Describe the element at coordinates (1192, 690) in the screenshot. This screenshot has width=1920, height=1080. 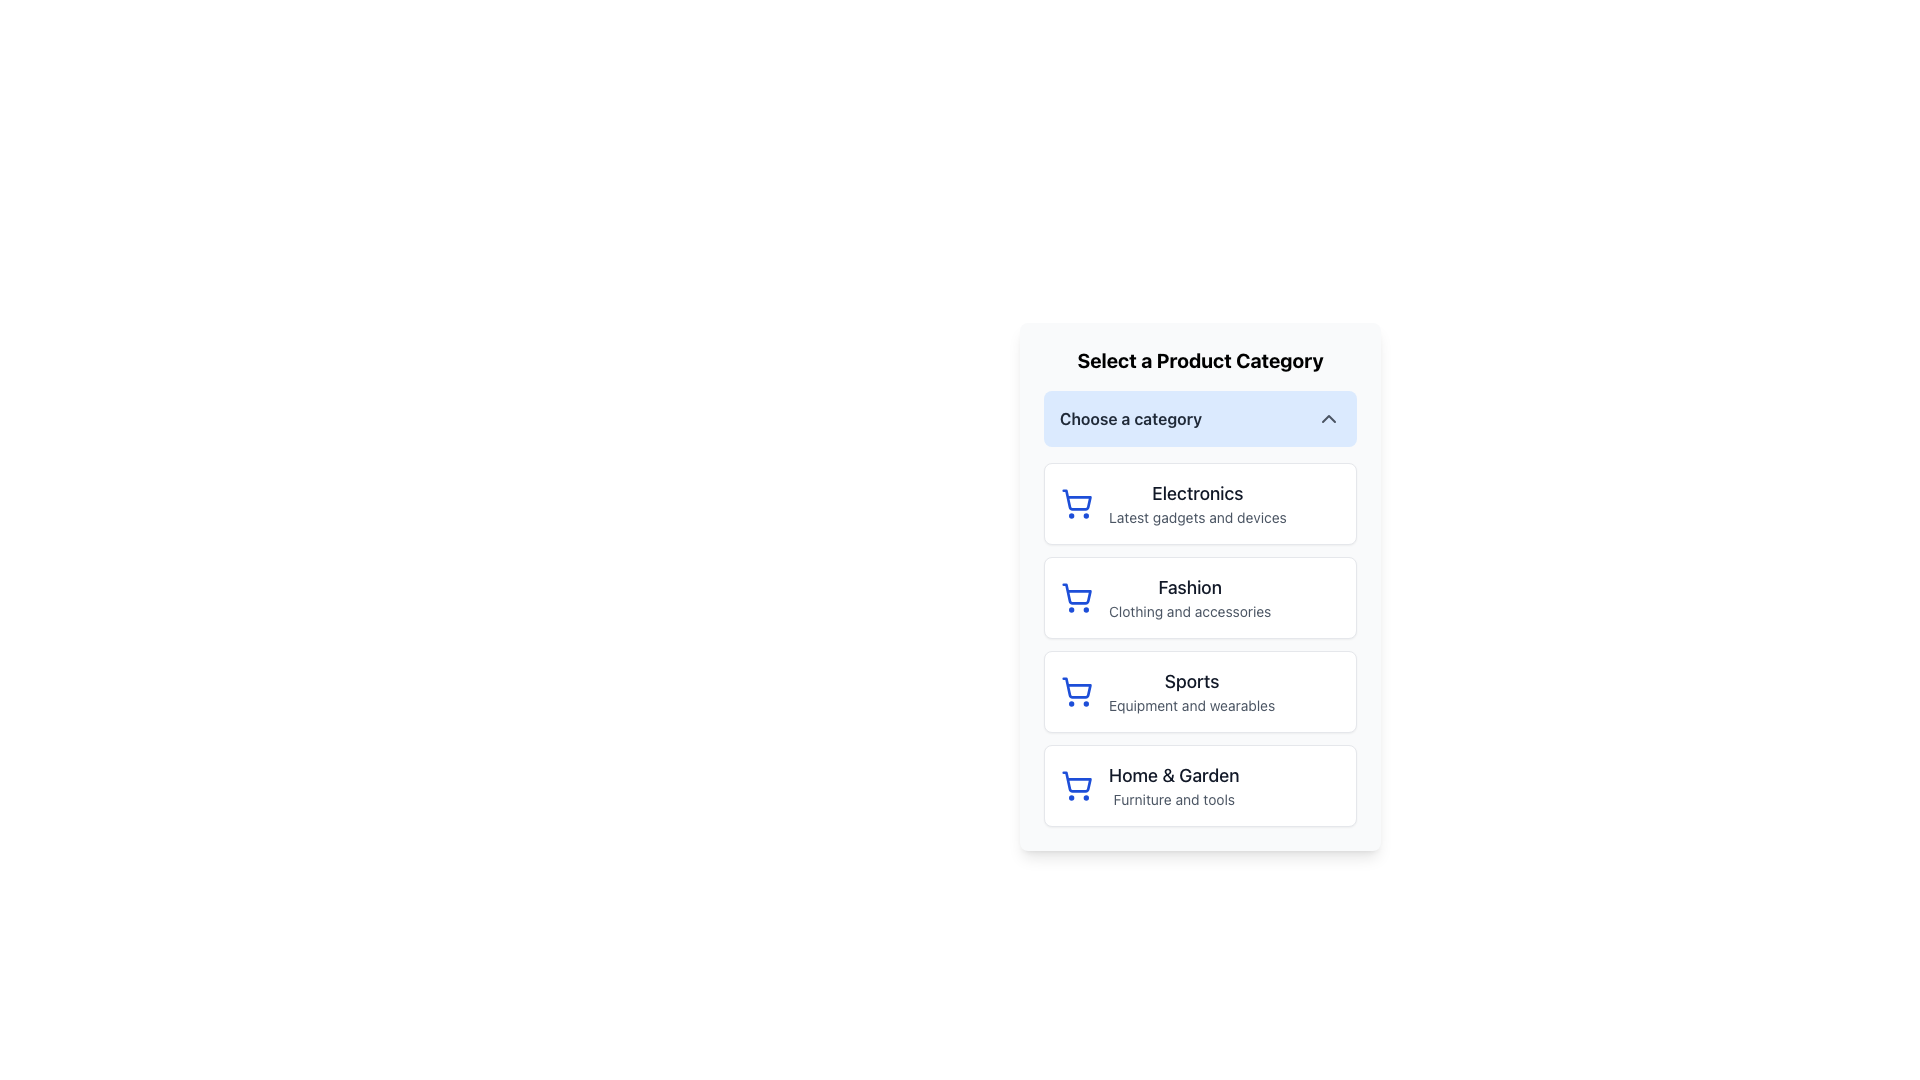
I see `the text display element for sports equipment and wearable items, which is the third item in the list, indicating it is part of a draggable list` at that location.